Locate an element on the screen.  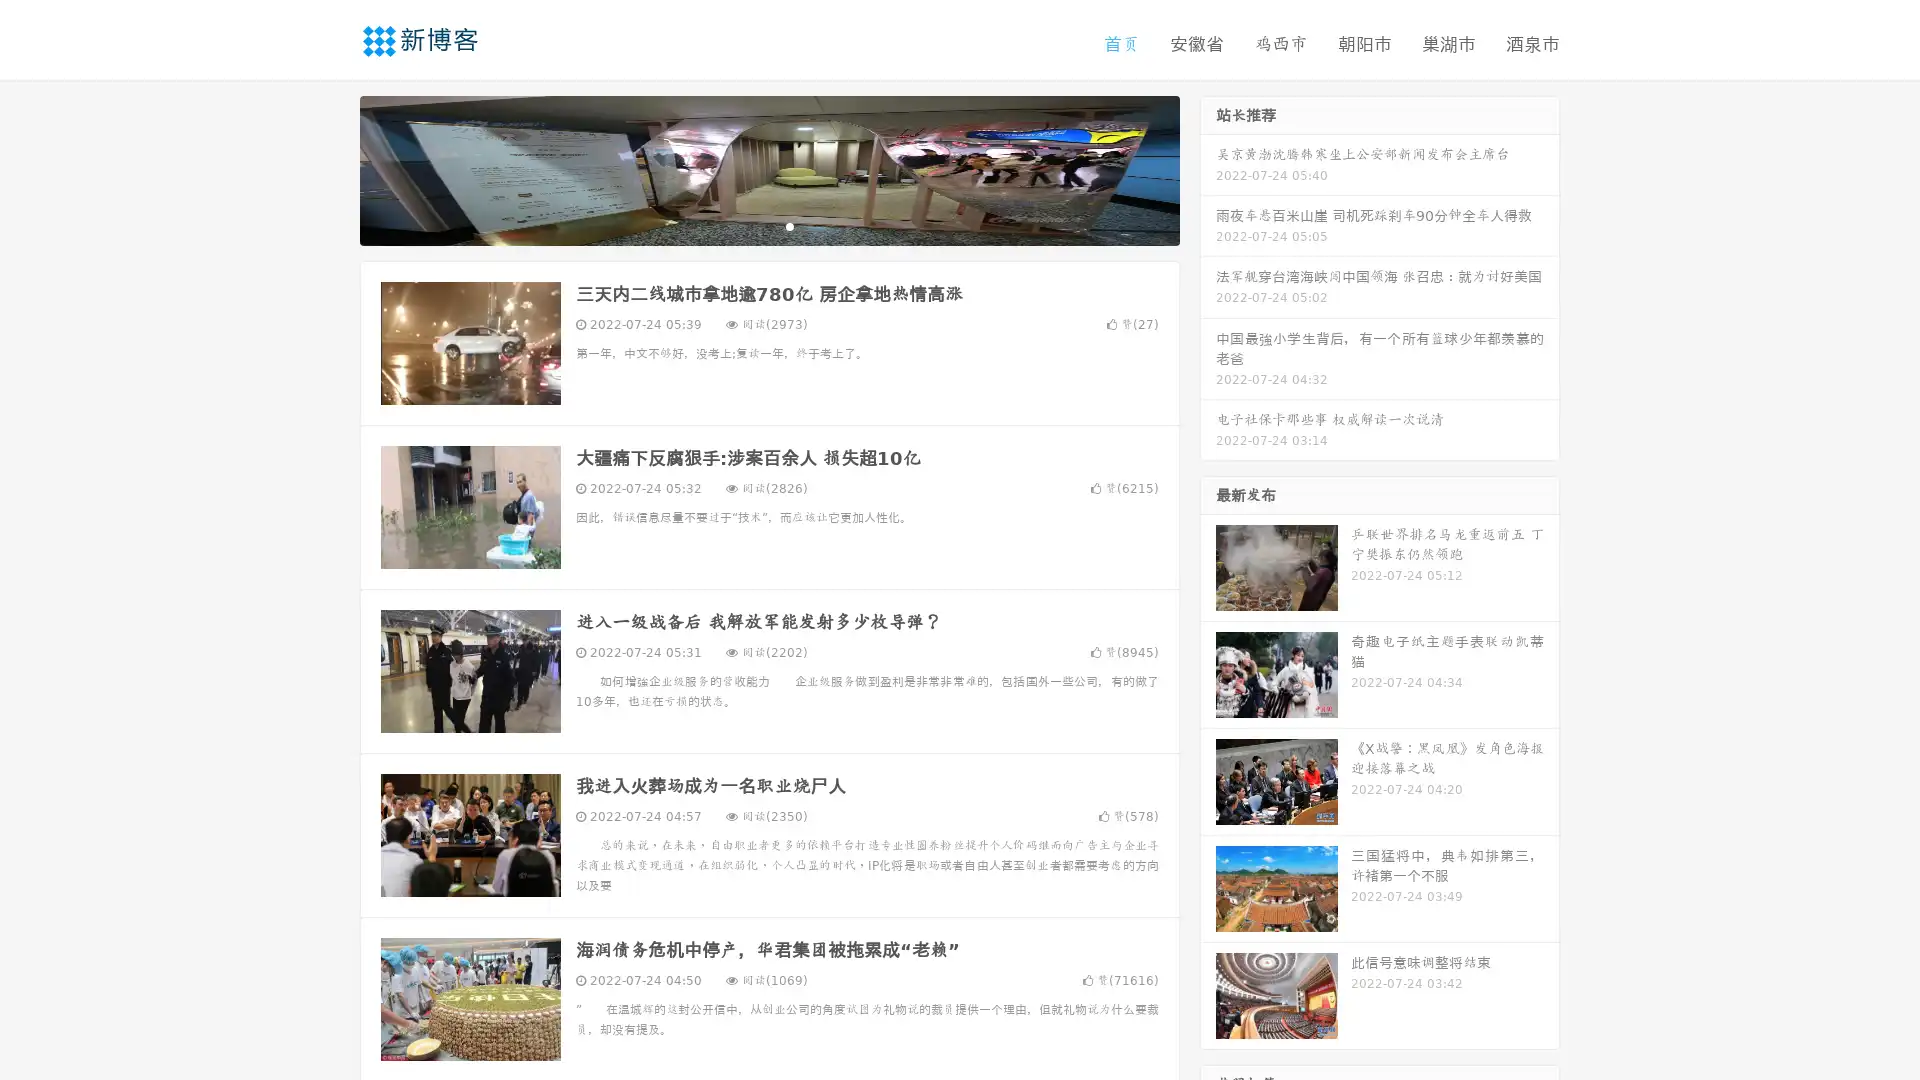
Go to slide 2 is located at coordinates (768, 225).